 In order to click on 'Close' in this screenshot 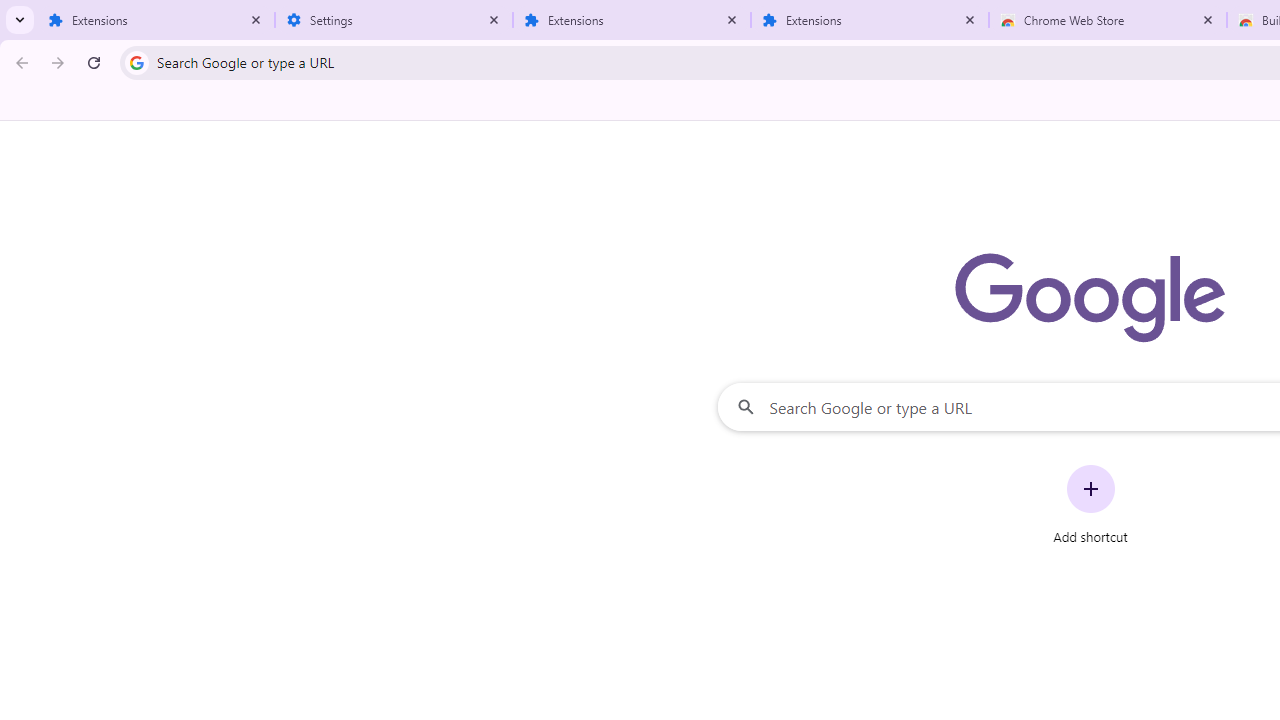, I will do `click(1207, 19)`.